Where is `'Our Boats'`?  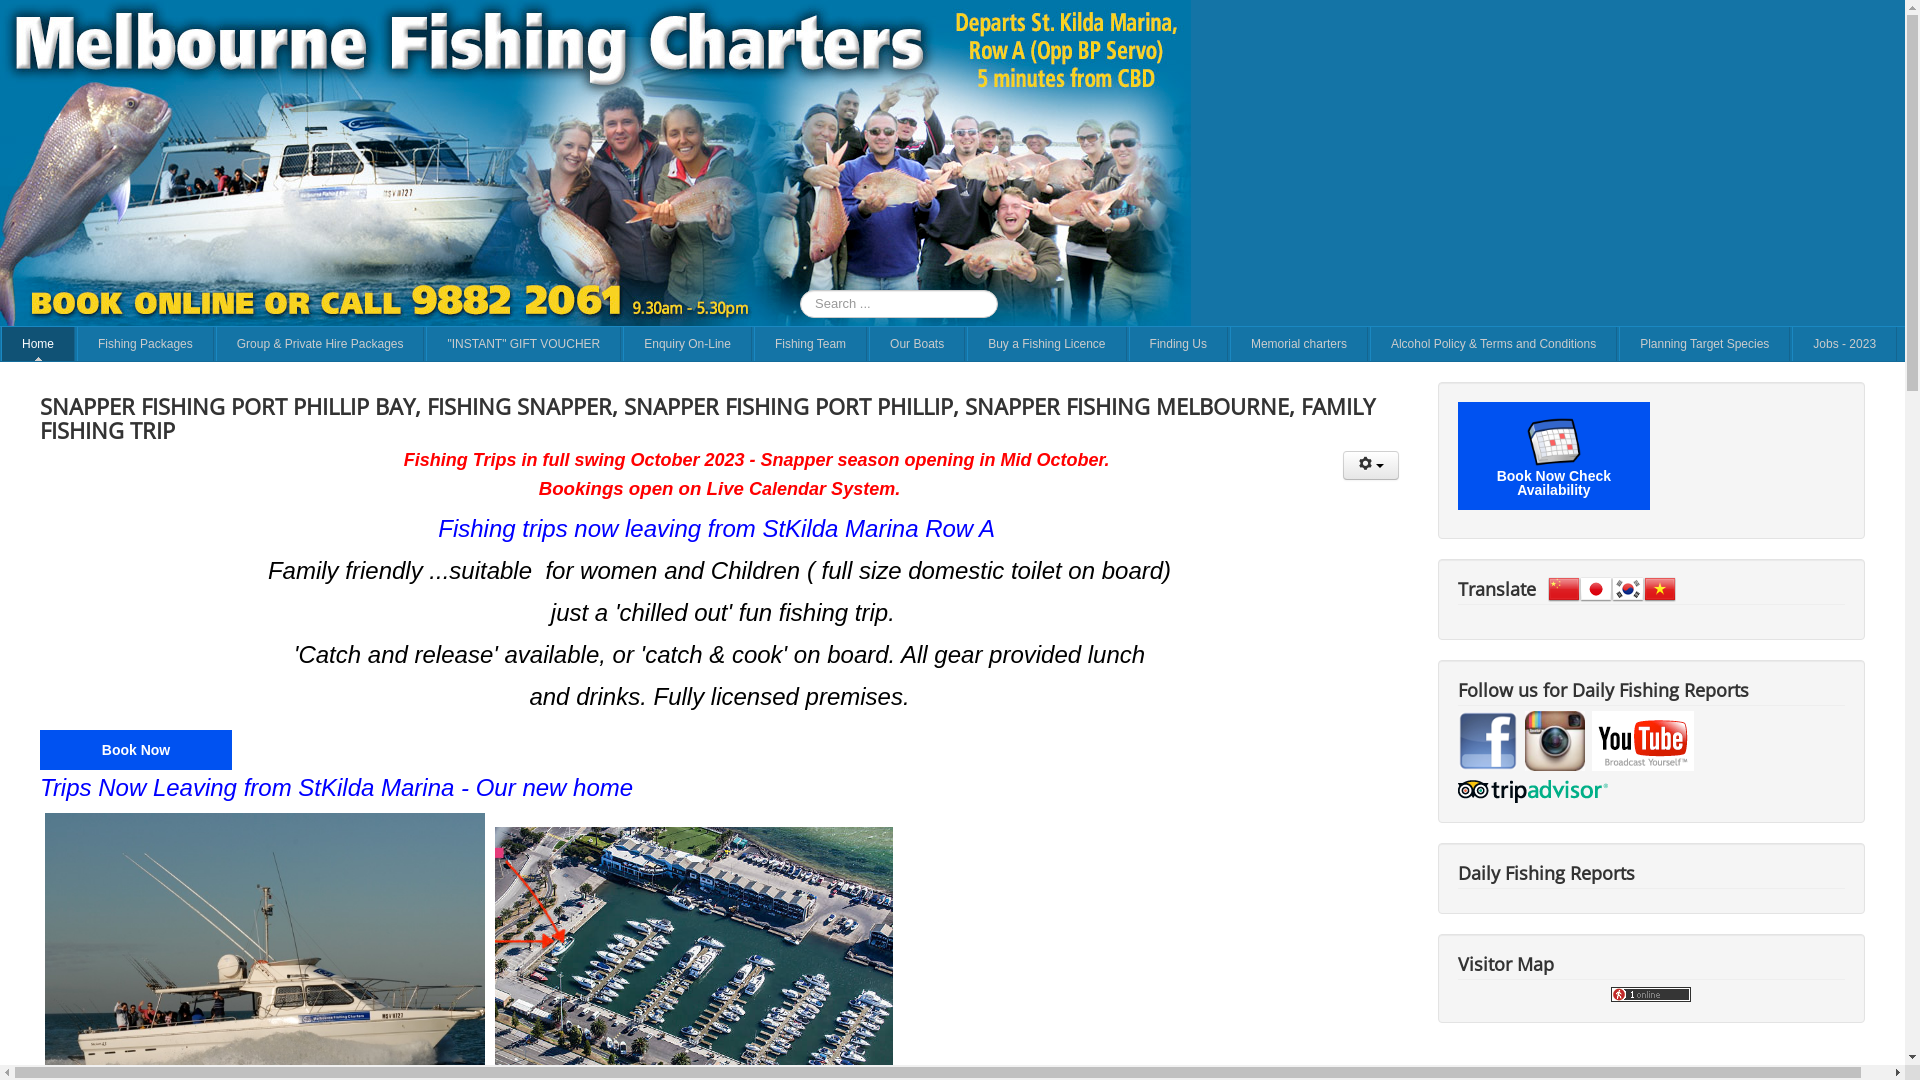 'Our Boats' is located at coordinates (915, 342).